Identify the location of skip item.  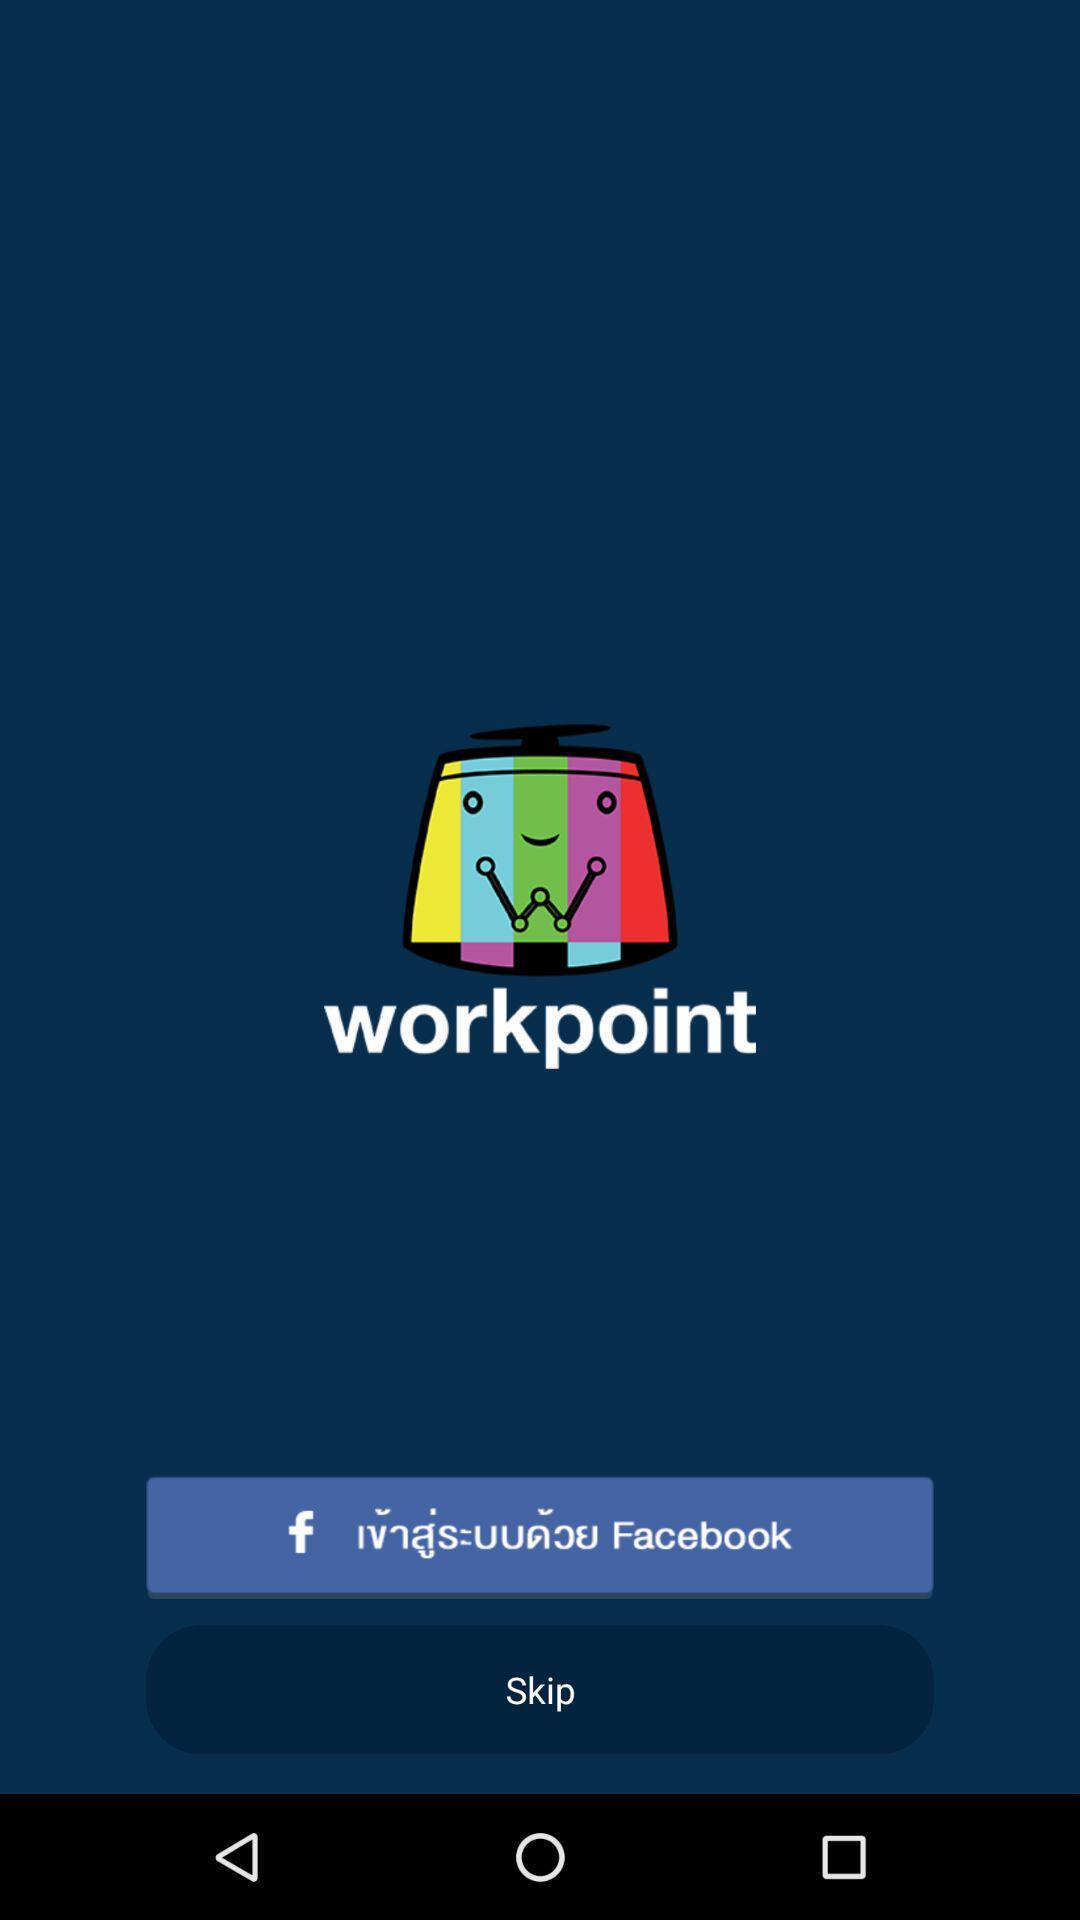
(540, 1688).